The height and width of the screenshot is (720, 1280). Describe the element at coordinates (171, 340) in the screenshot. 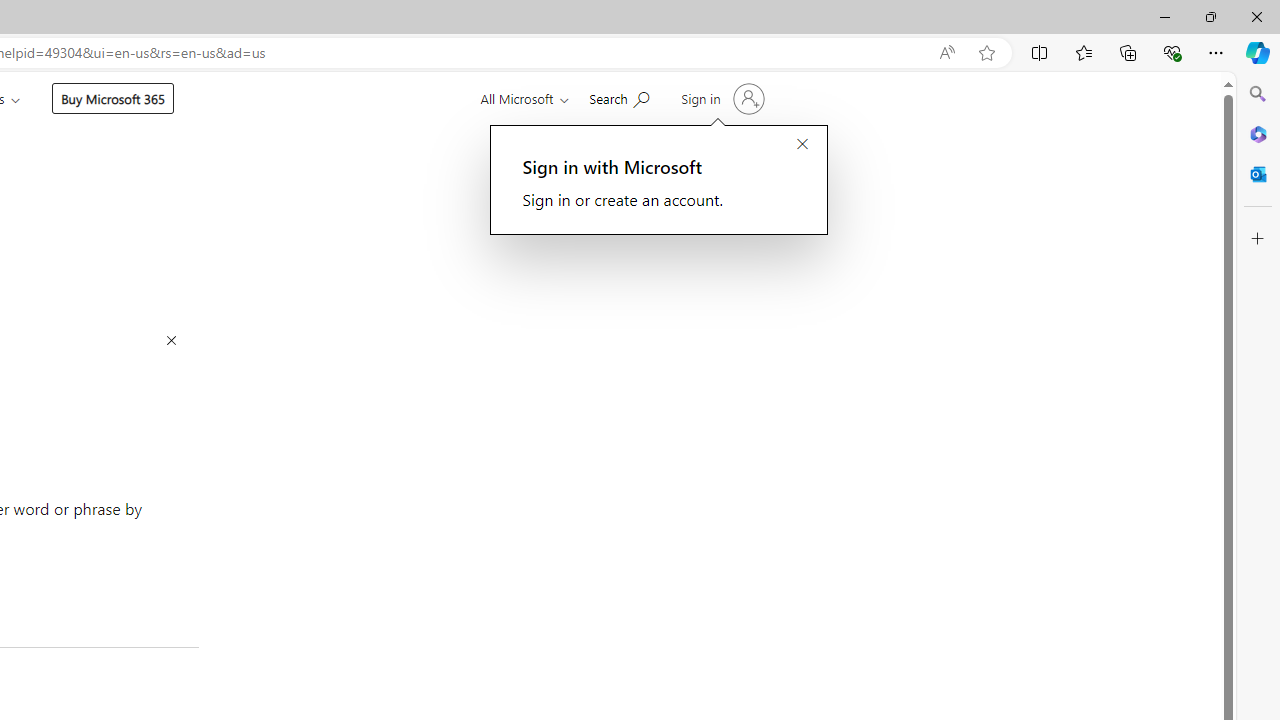

I see `'Close Ad'` at that location.